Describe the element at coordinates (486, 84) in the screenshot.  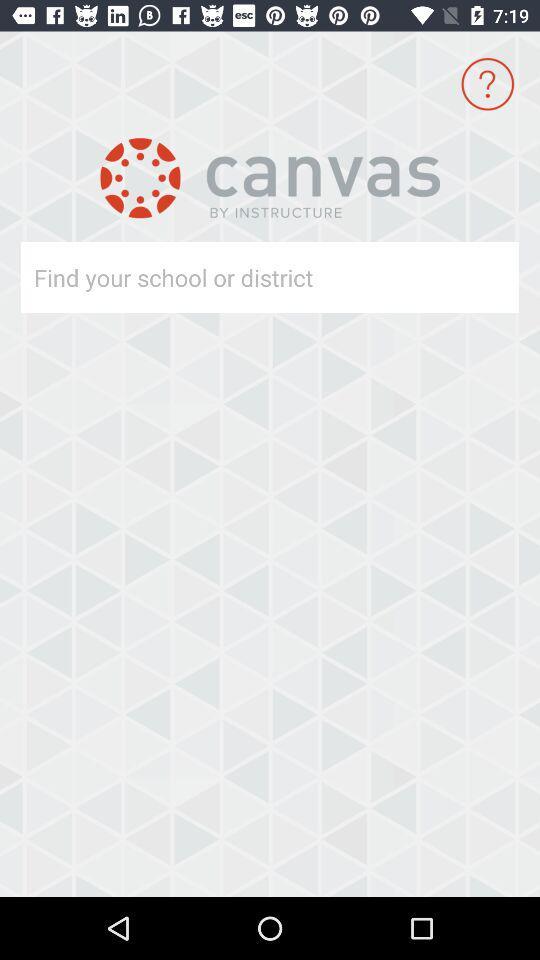
I see `the icon at the top right corner` at that location.